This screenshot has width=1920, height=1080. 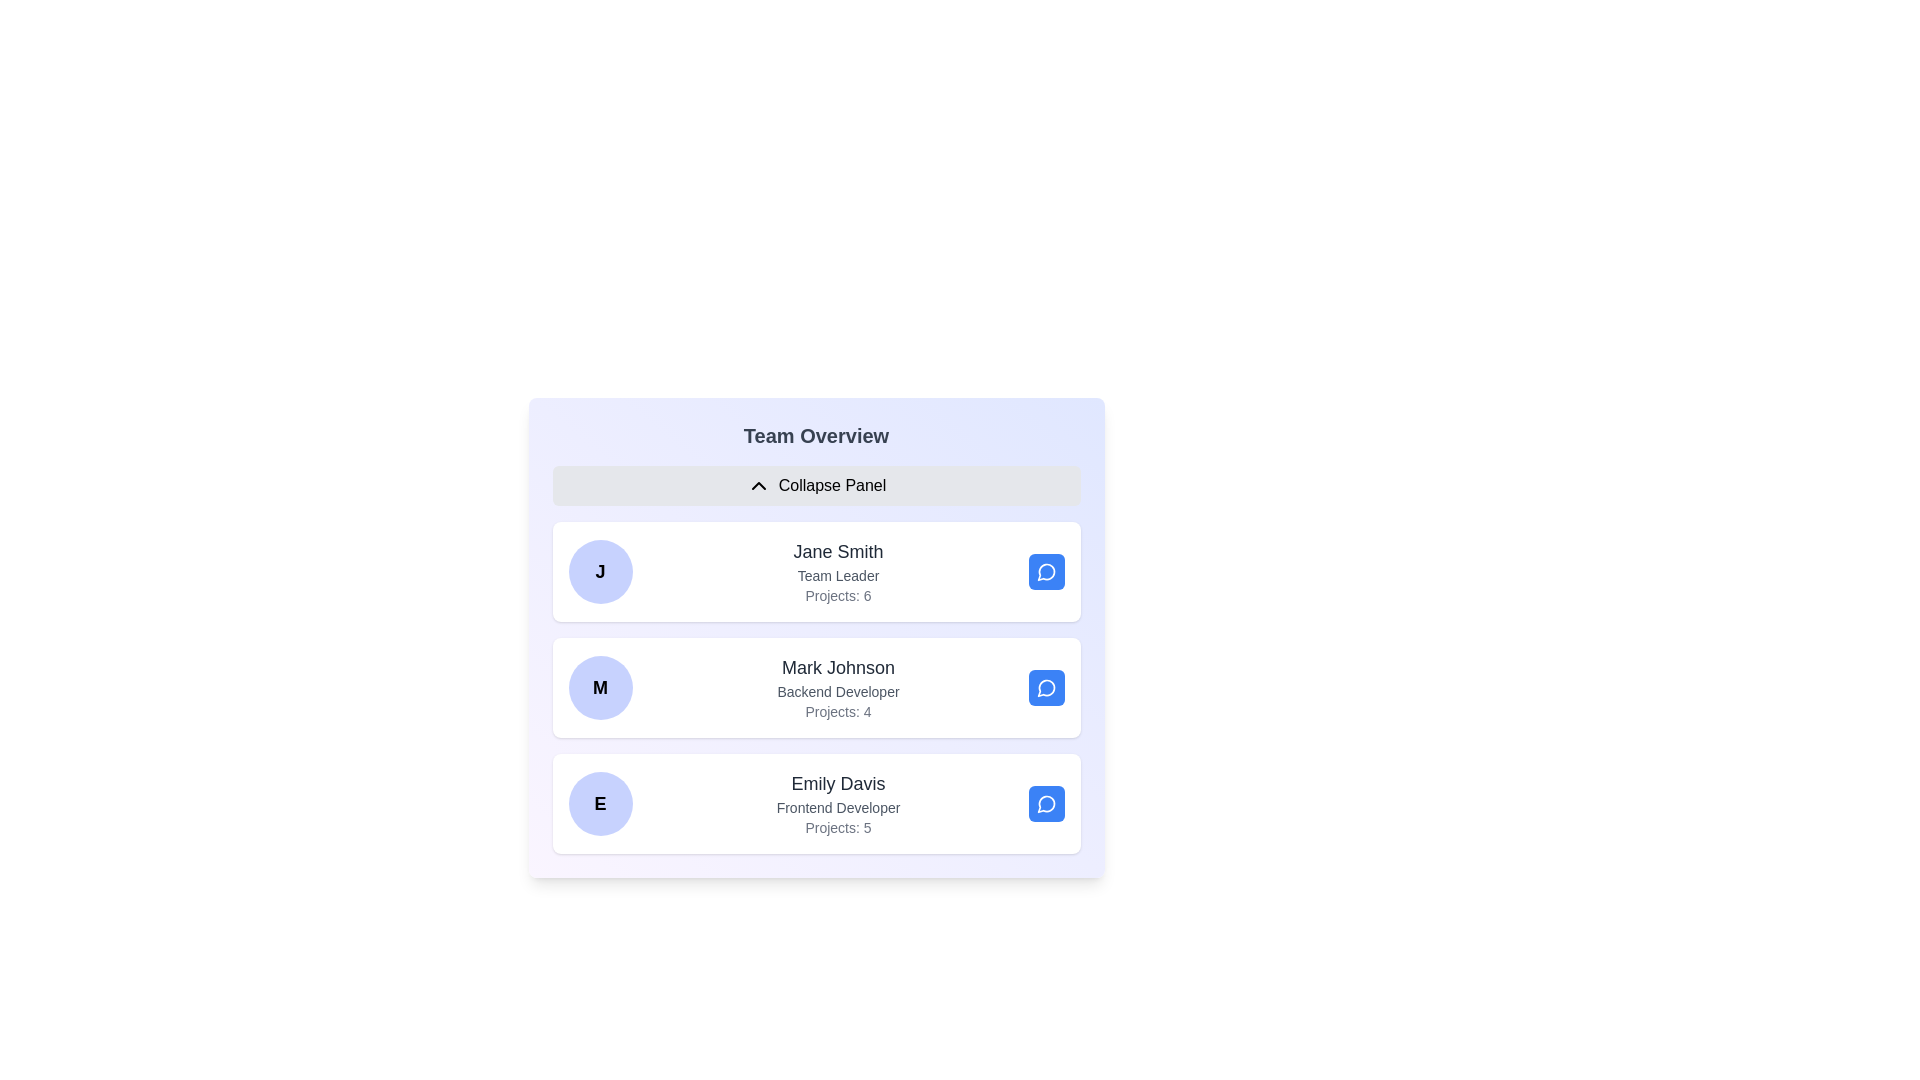 What do you see at coordinates (838, 551) in the screenshot?
I see `text label 'Jane Smith' which is styled with medium gray font and large font size, located at the top of the user card` at bounding box center [838, 551].